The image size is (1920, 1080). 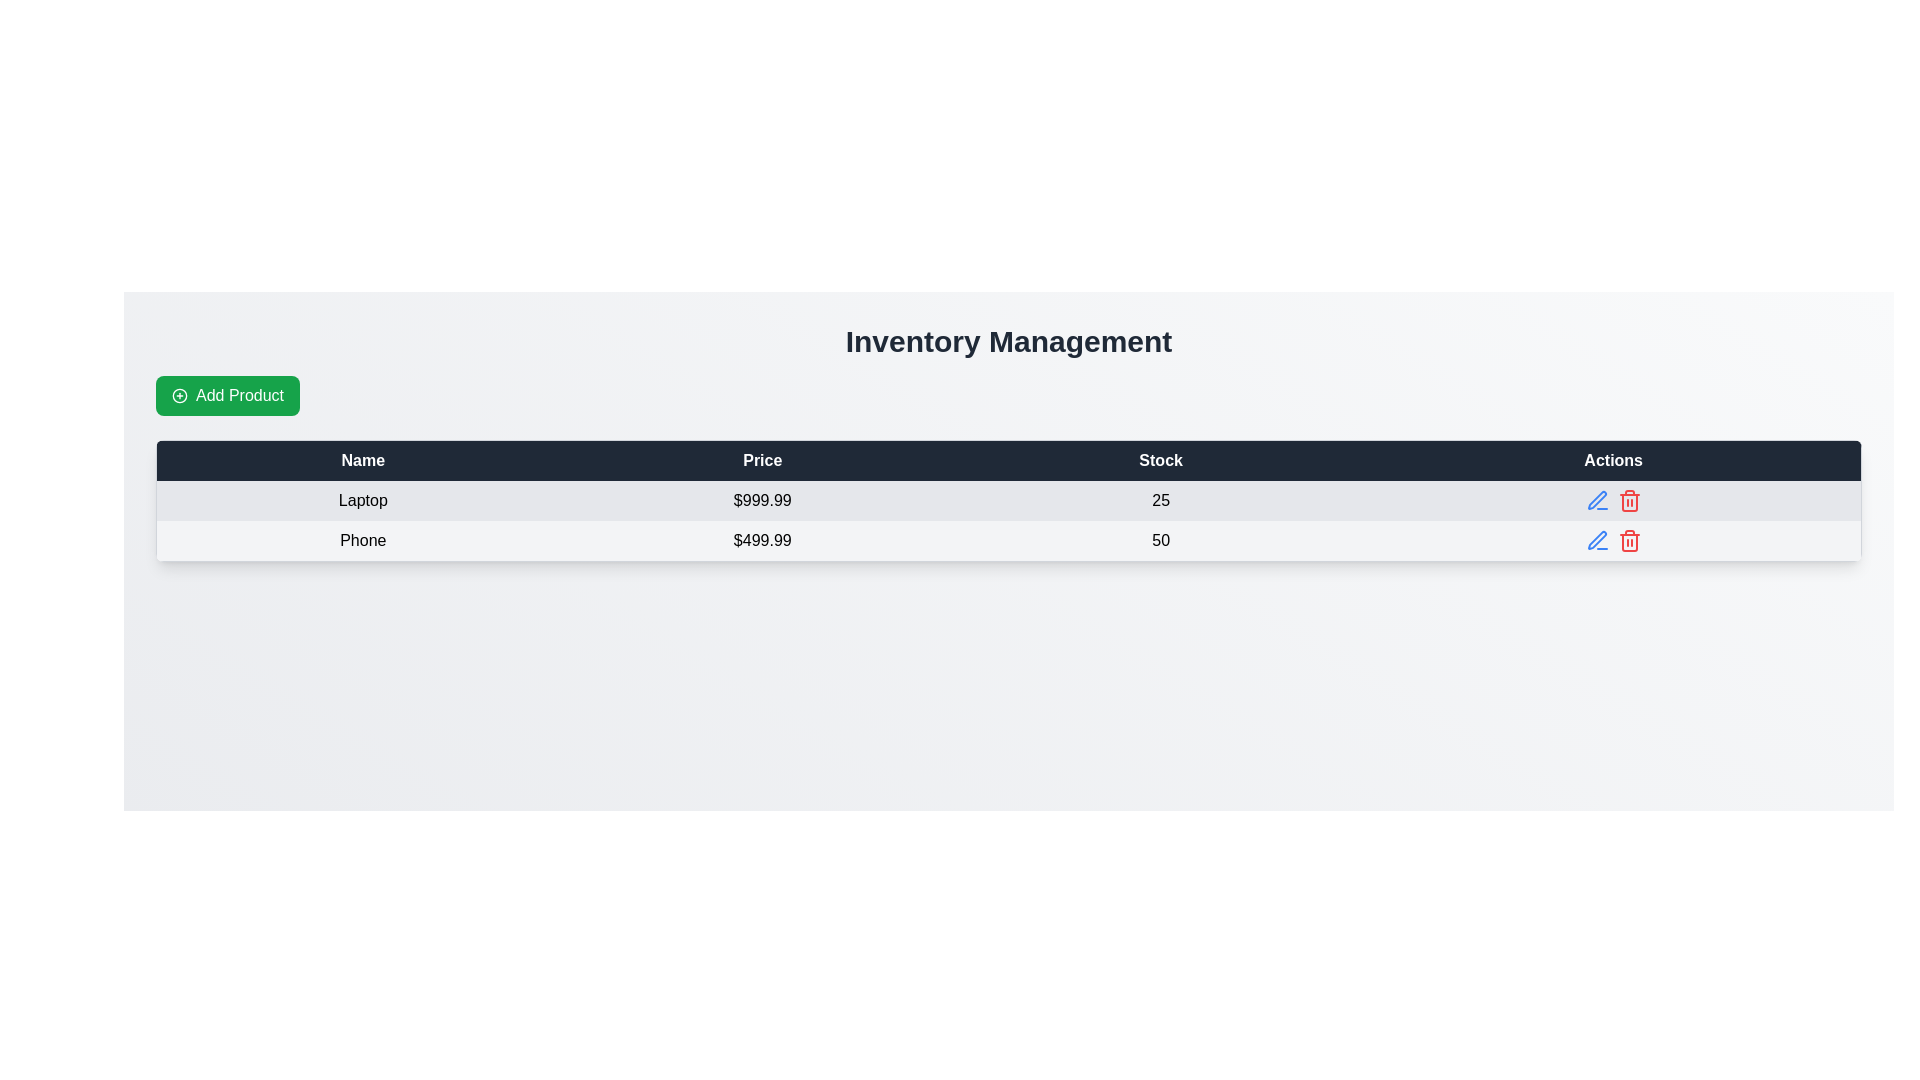 What do you see at coordinates (1008, 540) in the screenshot?
I see `the second table row in the 'Inventory Management' section that displays 'Phone' under the 'Name' column, '$499.99' under the 'Price', and '50' under the 'Stock'` at bounding box center [1008, 540].